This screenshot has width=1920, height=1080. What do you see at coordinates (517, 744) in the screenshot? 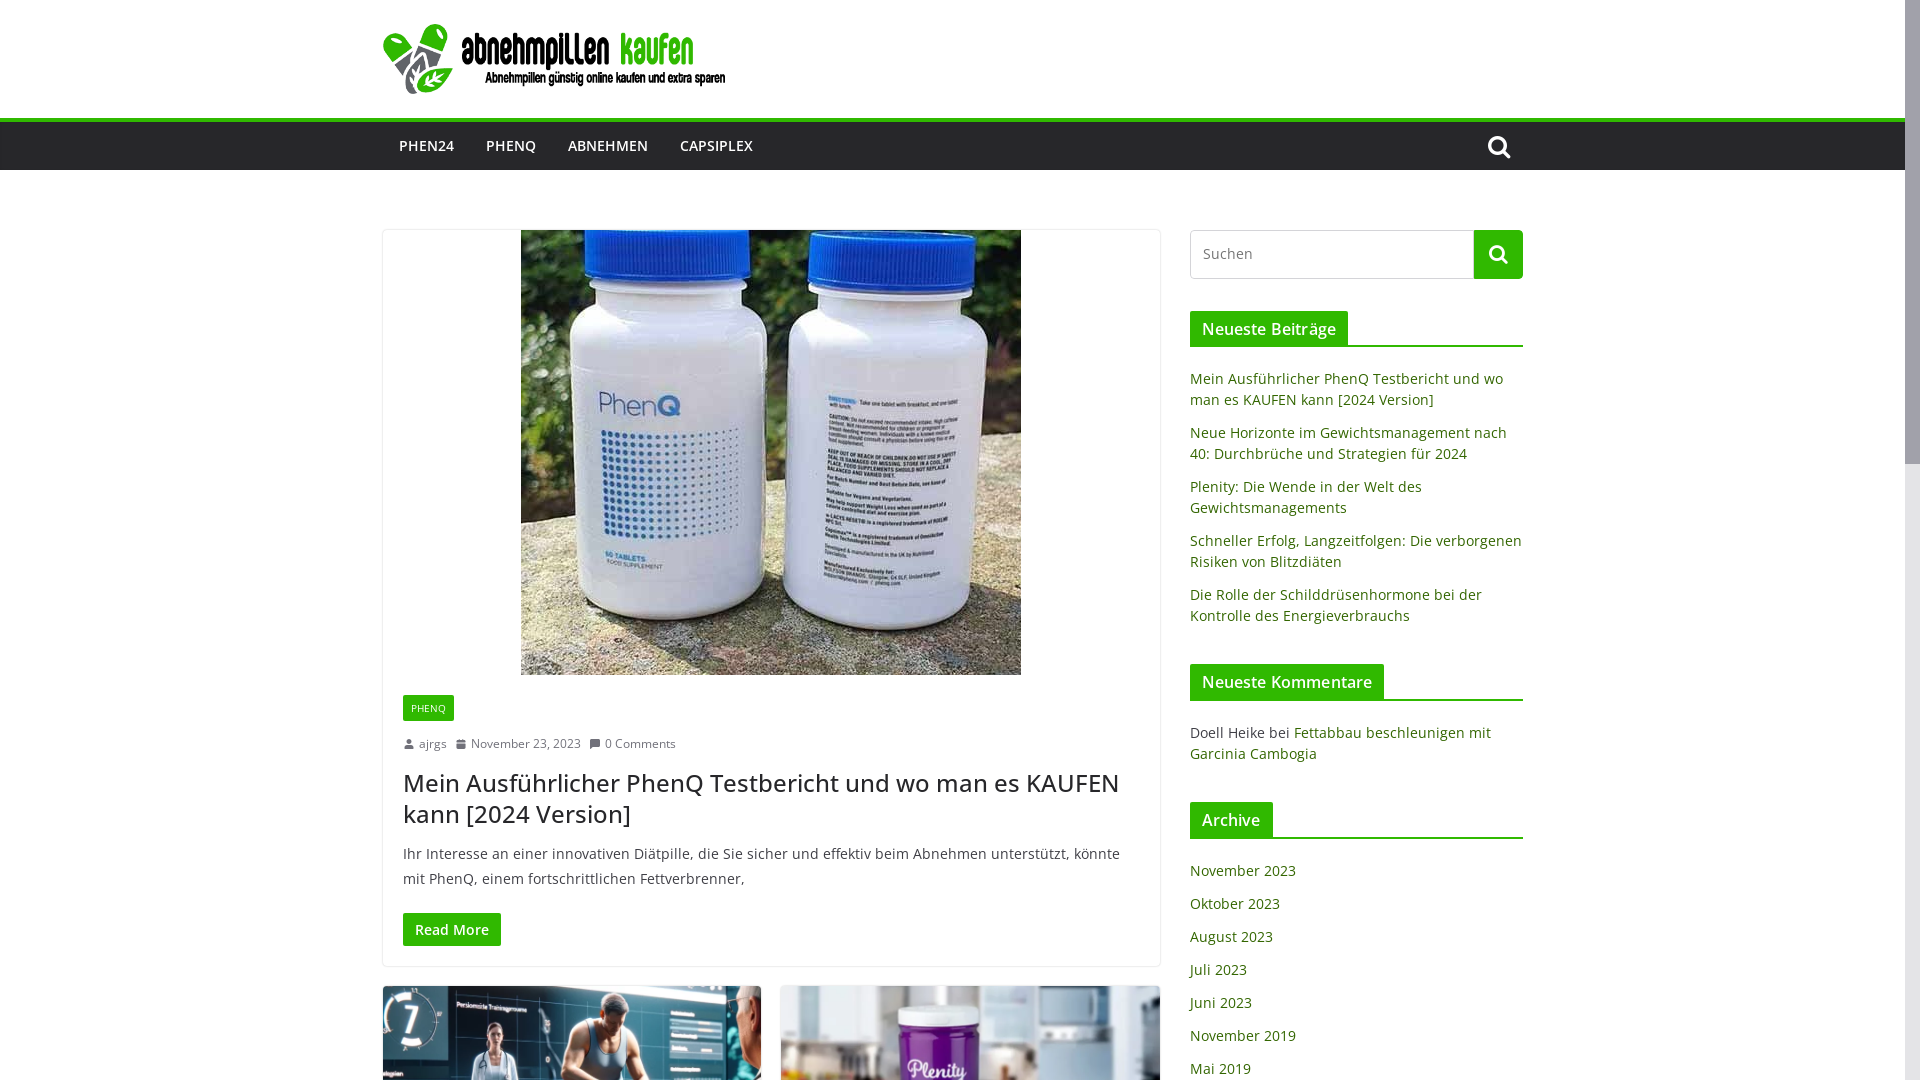
I see `'November 23, 2023'` at bounding box center [517, 744].